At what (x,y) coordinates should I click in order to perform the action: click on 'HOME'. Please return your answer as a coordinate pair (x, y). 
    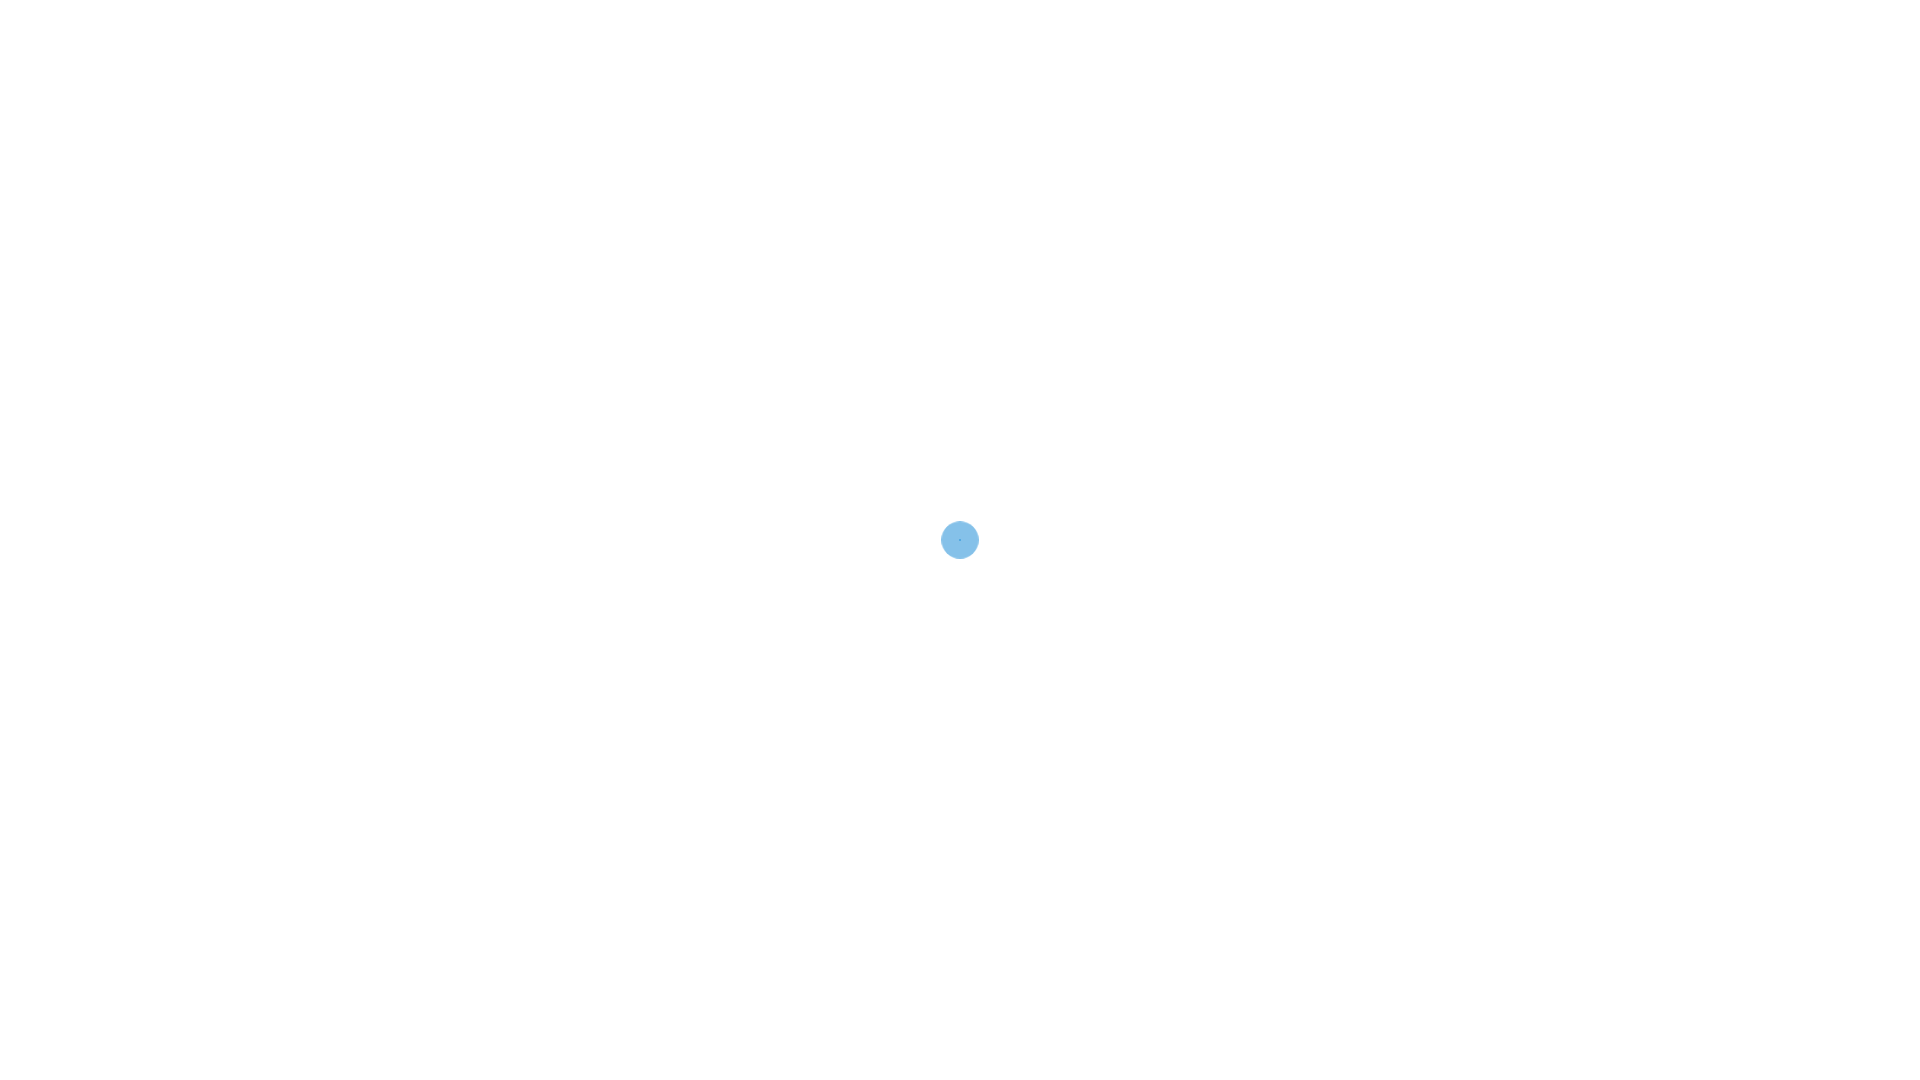
    Looking at the image, I should click on (574, 131).